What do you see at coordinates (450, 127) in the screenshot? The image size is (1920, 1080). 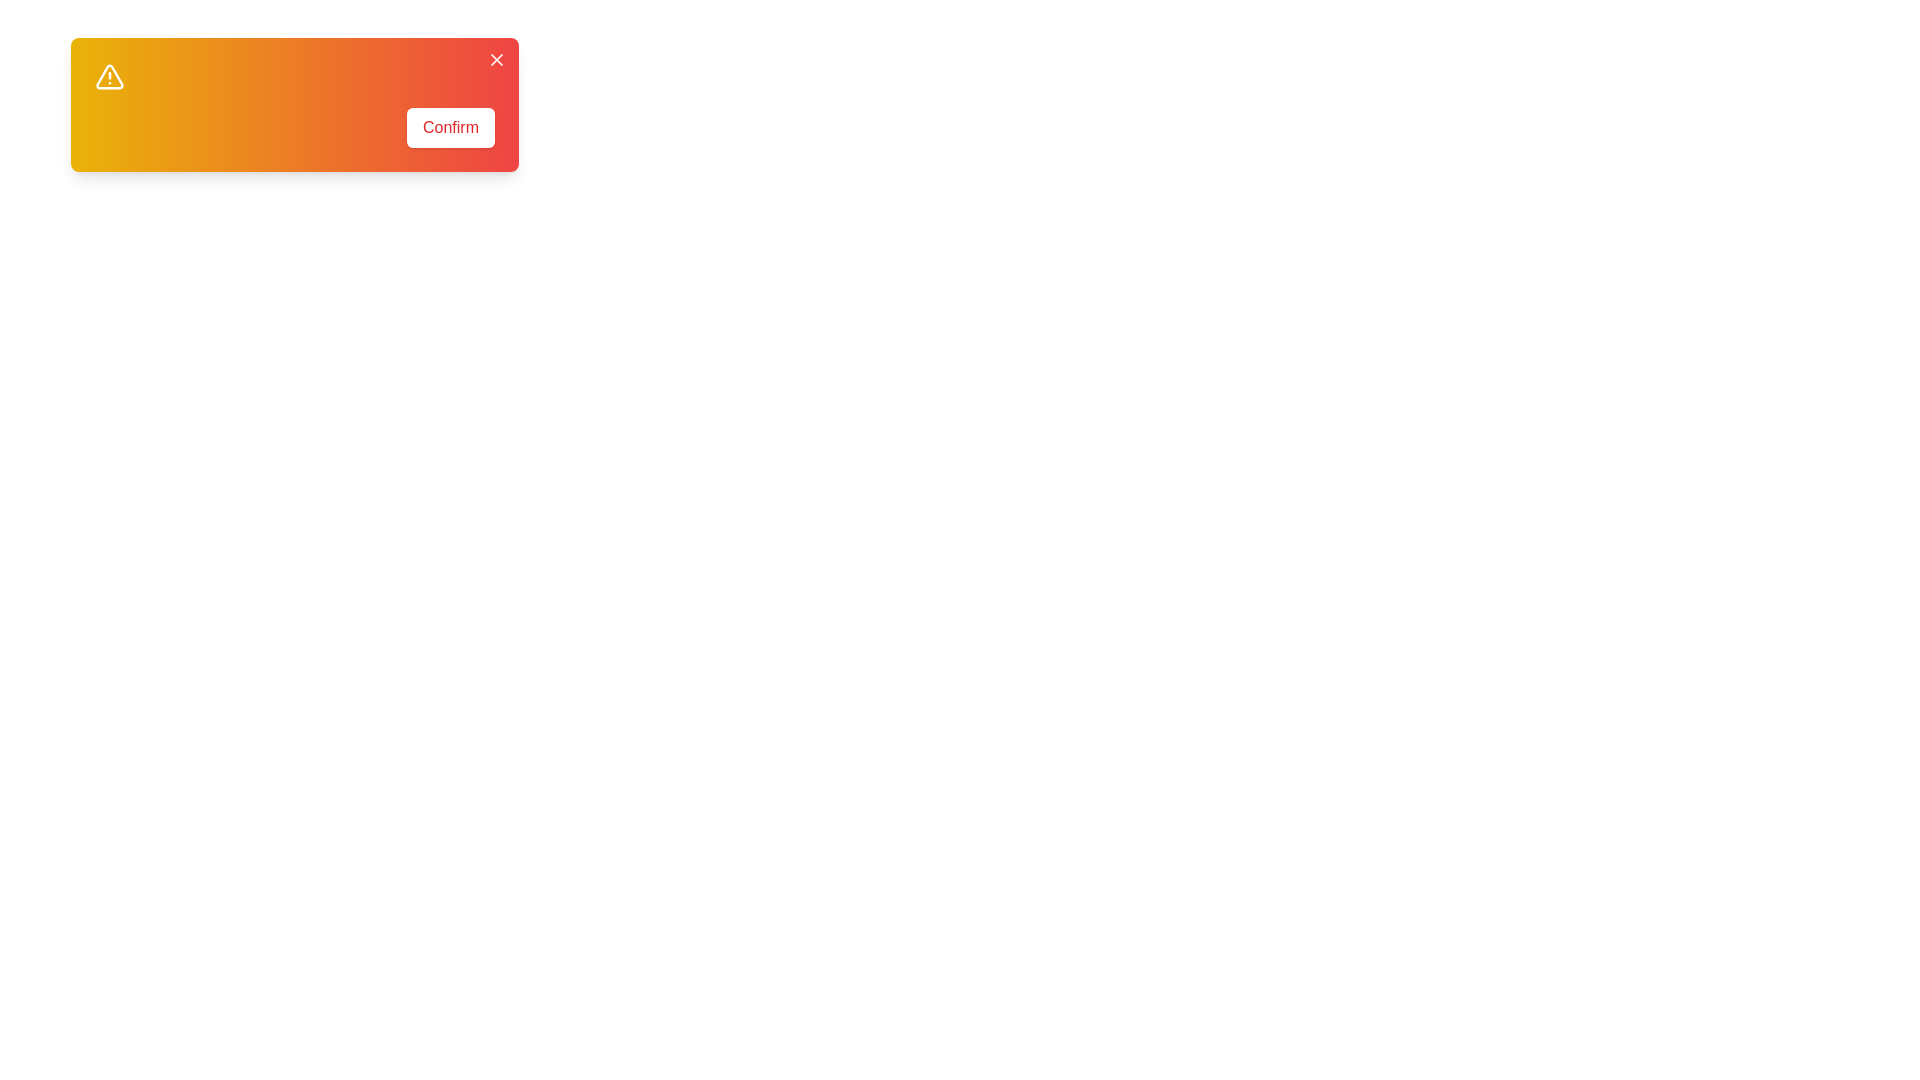 I see `the confirm button located in the bottom-right corner of the dialog box to proceed with the indicated operation` at bounding box center [450, 127].